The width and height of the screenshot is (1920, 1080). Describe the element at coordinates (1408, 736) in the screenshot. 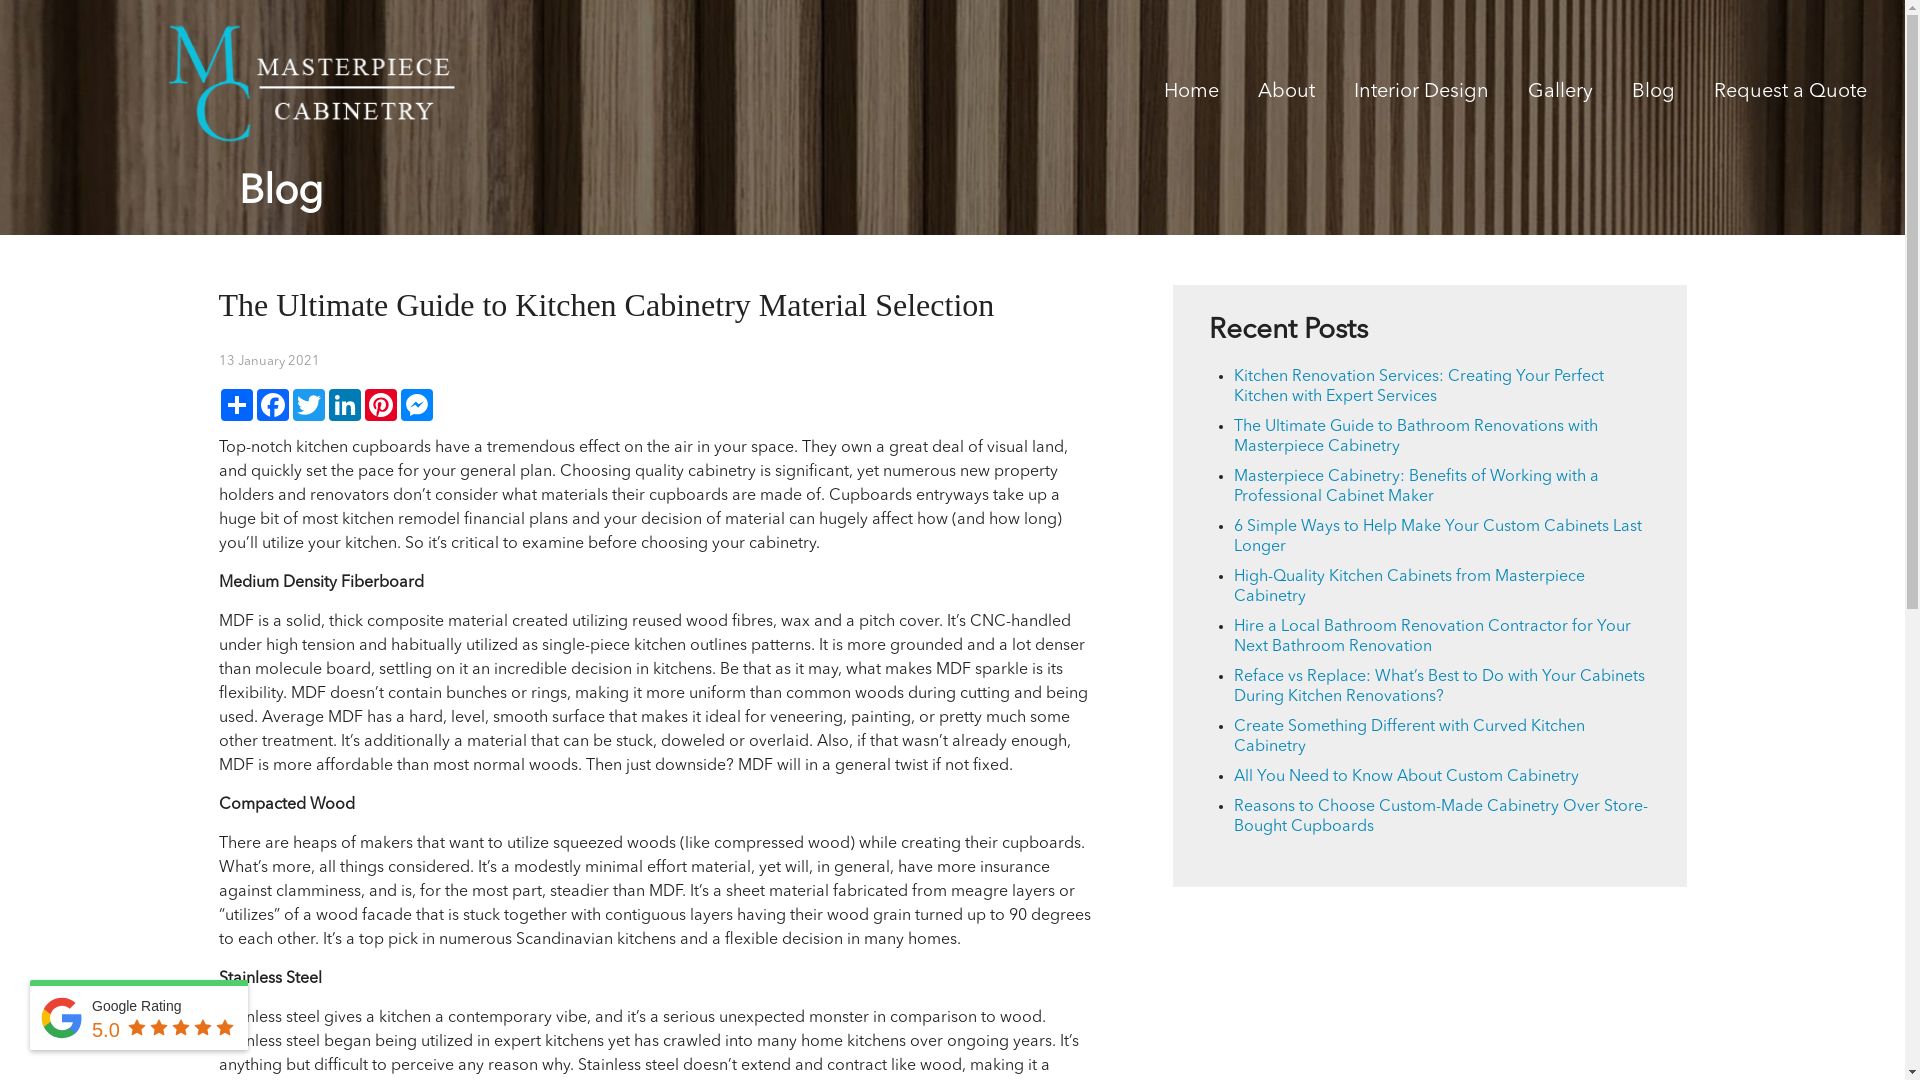

I see `'Create Something Different with Curved Kitchen Cabinetry'` at that location.